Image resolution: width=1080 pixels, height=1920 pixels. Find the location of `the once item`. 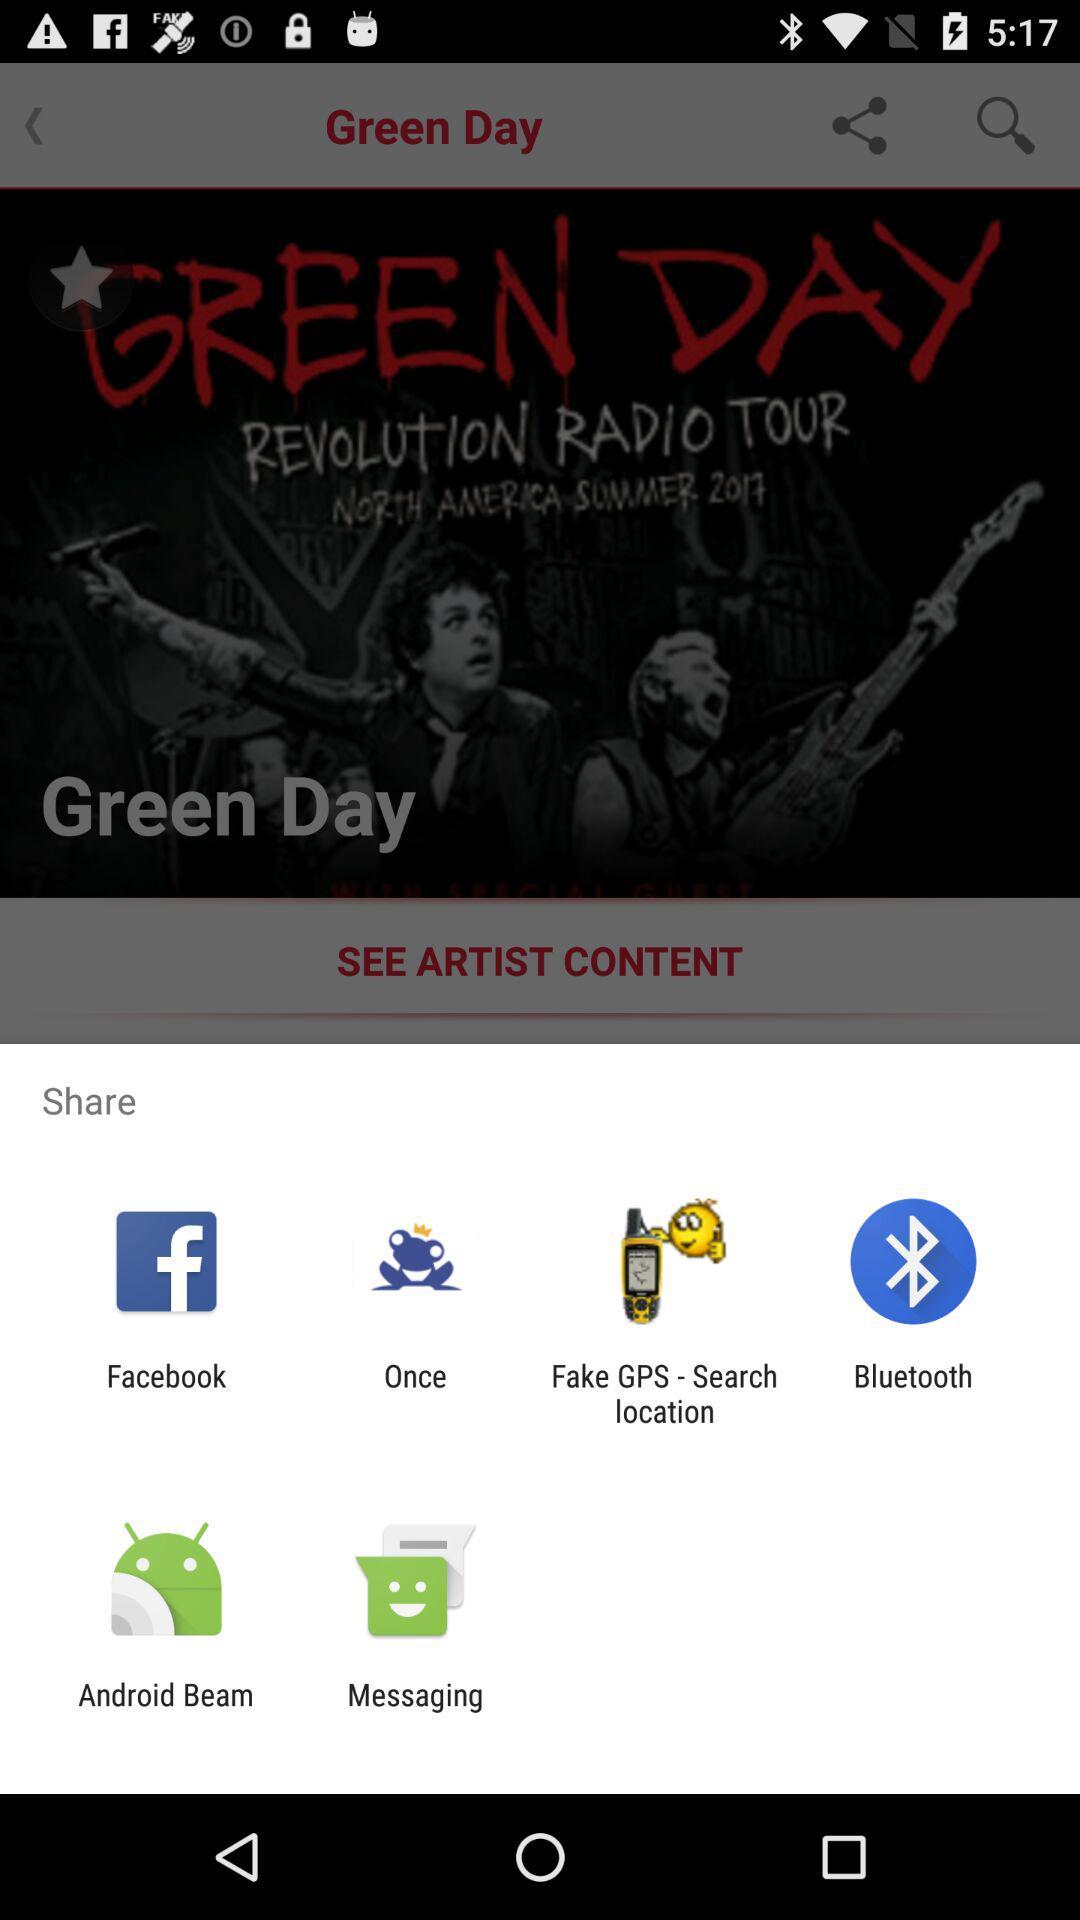

the once item is located at coordinates (414, 1392).